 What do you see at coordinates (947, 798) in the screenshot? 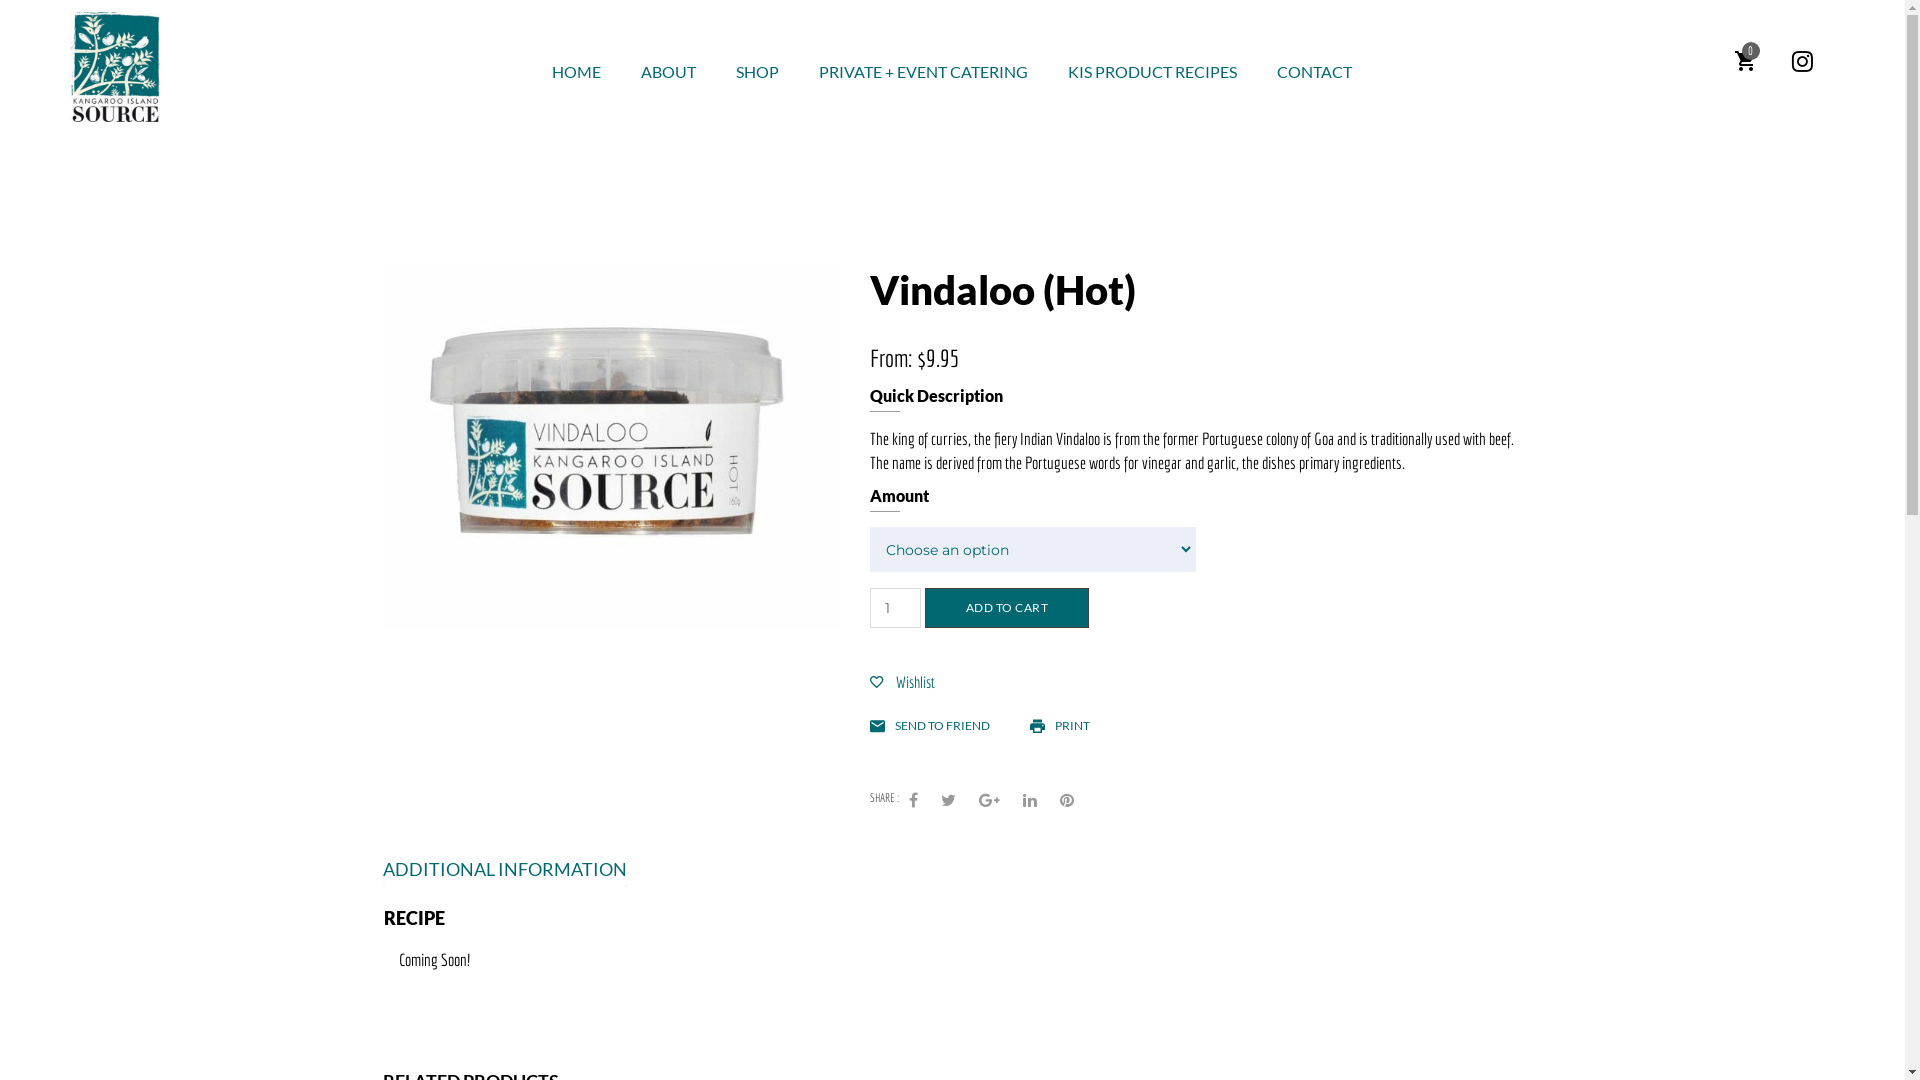
I see `'Twitter'` at bounding box center [947, 798].